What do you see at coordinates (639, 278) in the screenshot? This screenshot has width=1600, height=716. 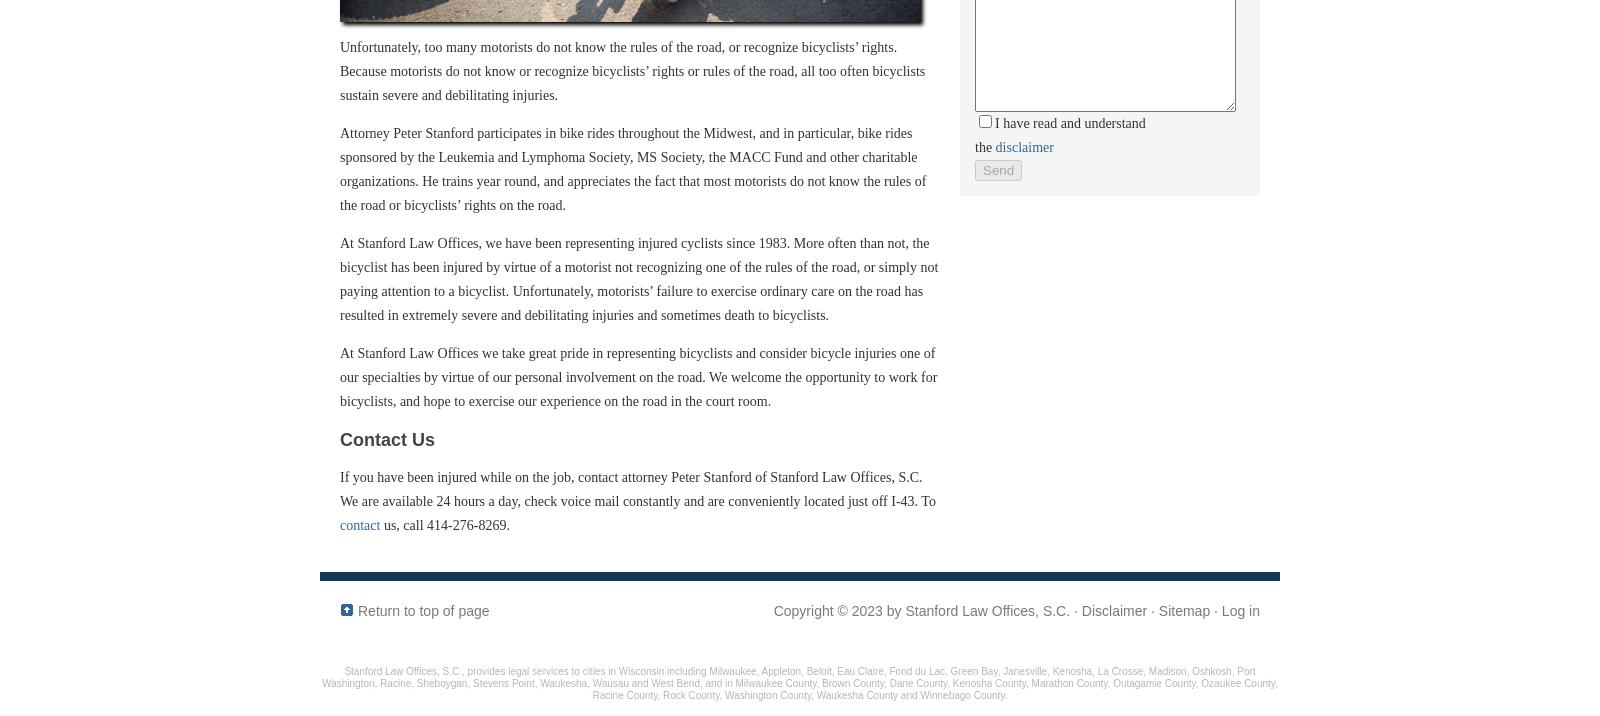 I see `'At Stanford Law Offices, we have been representing injured cyclists since 1983. More often than not, the bicyclist has been injured by virtue of a motorist not recognizing one of the rules of the road, or simply not paying attention to a bicyclist. Unfortunately, motorists’ failure to exercise ordinary care on the road has resulted in extremely severe and debilitating injuries and sometimes death to bicyclists.'` at bounding box center [639, 278].